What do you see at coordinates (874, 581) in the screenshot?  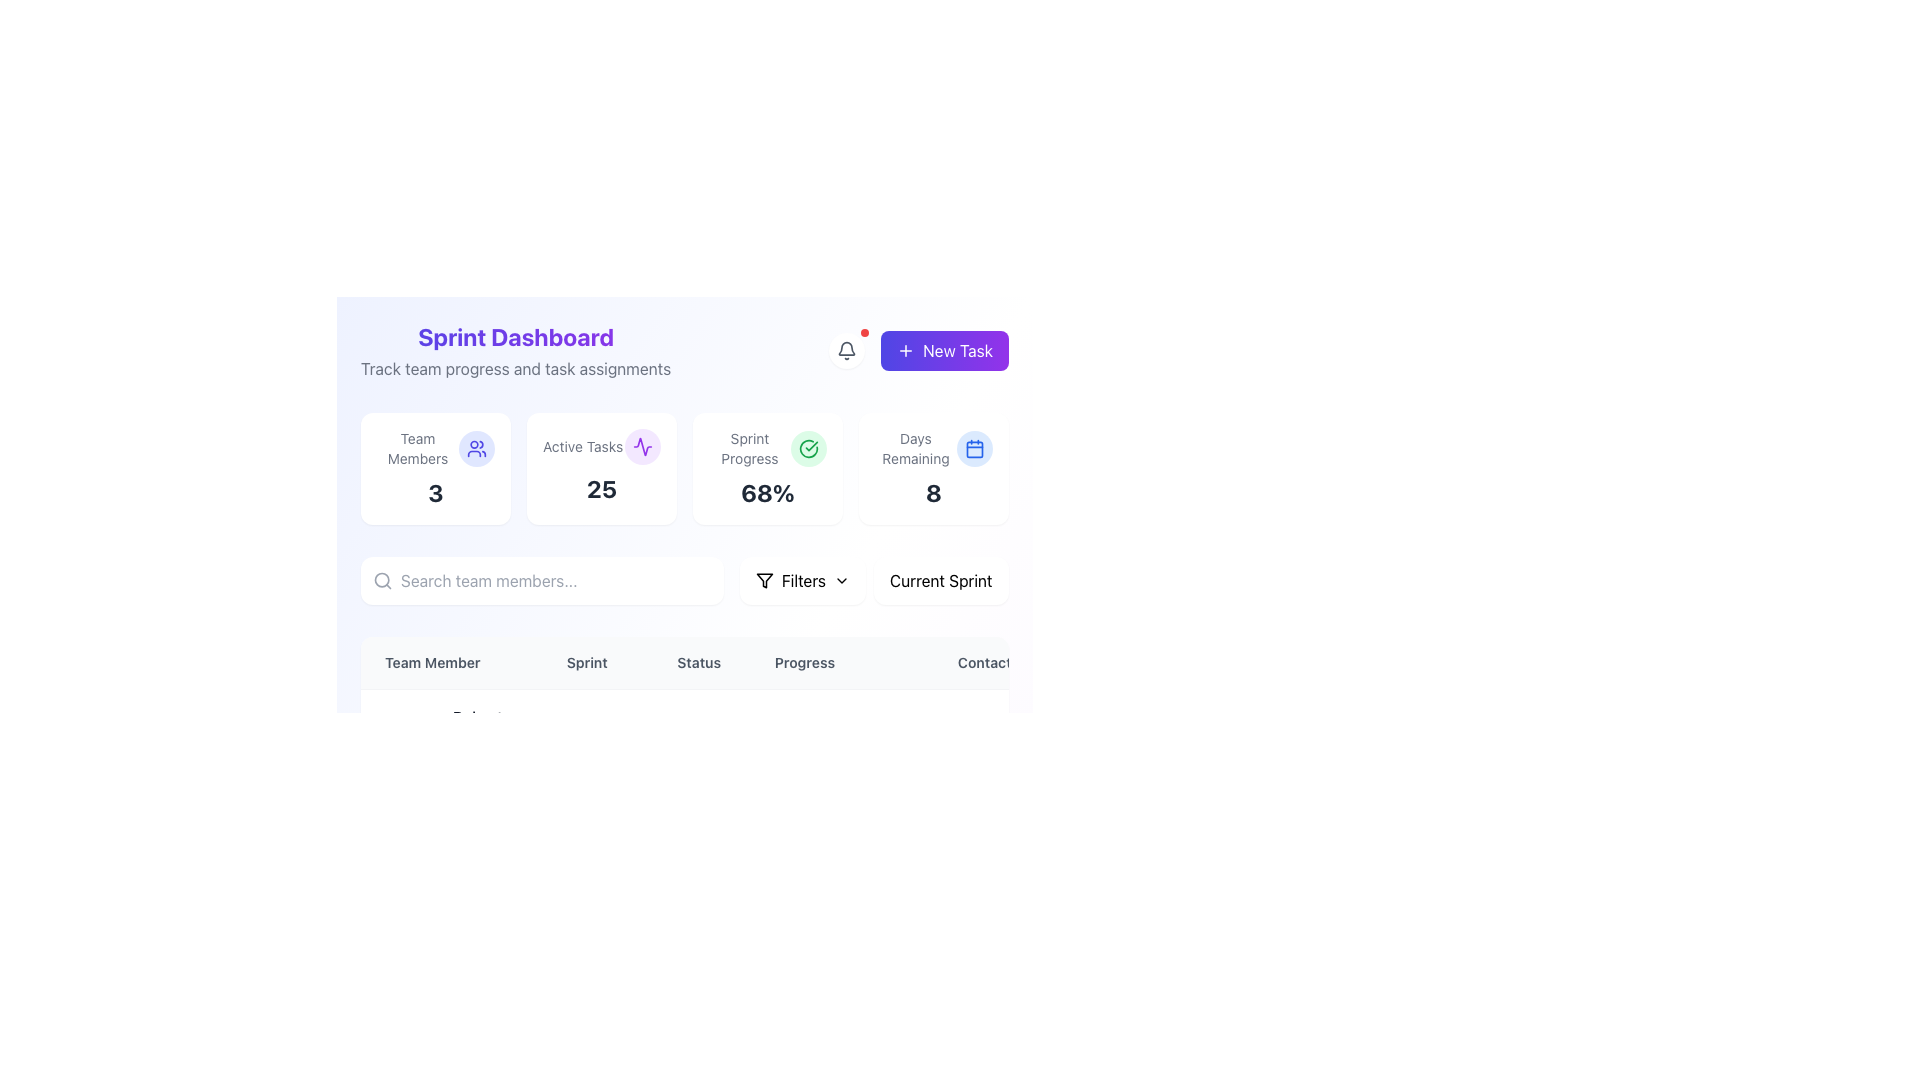 I see `the interactive toolbar located centrally beneath the dashboard metrics section` at bounding box center [874, 581].